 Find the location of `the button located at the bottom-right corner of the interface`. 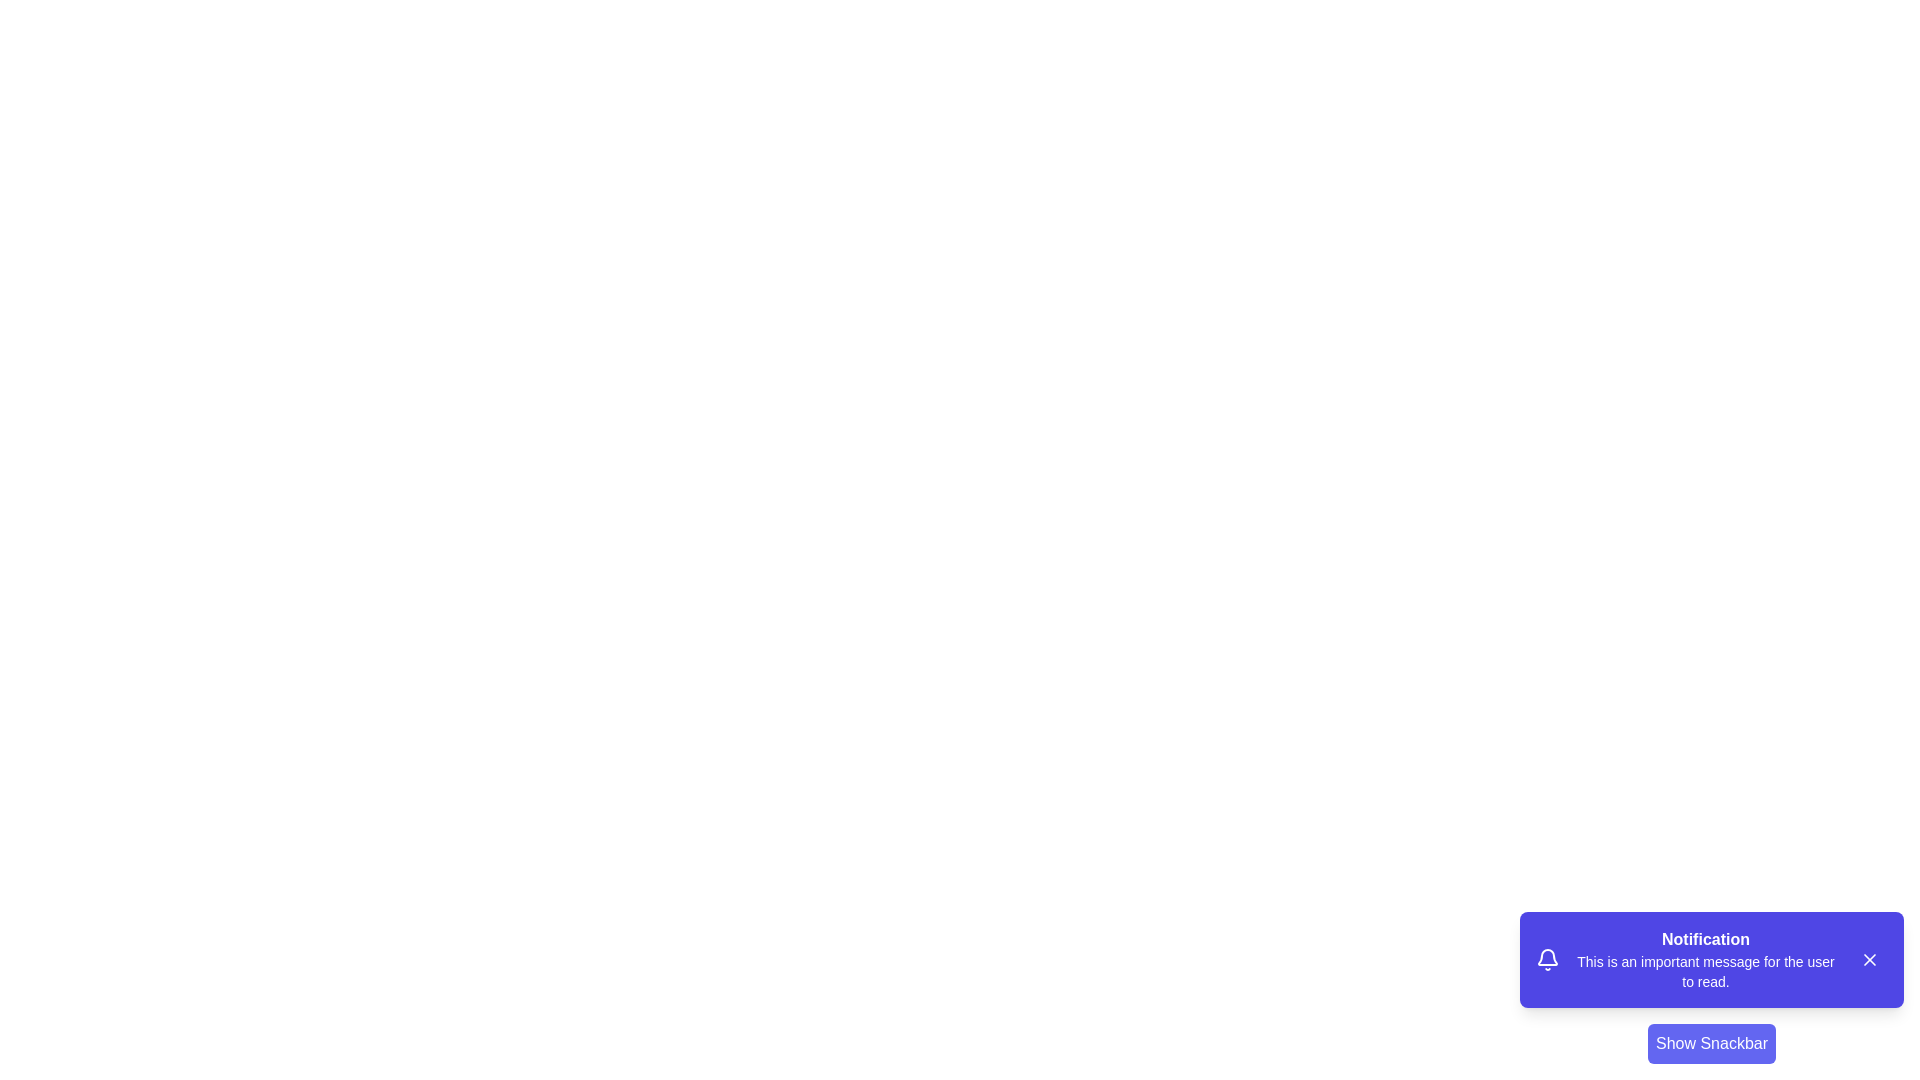

the button located at the bottom-right corner of the interface is located at coordinates (1711, 1043).